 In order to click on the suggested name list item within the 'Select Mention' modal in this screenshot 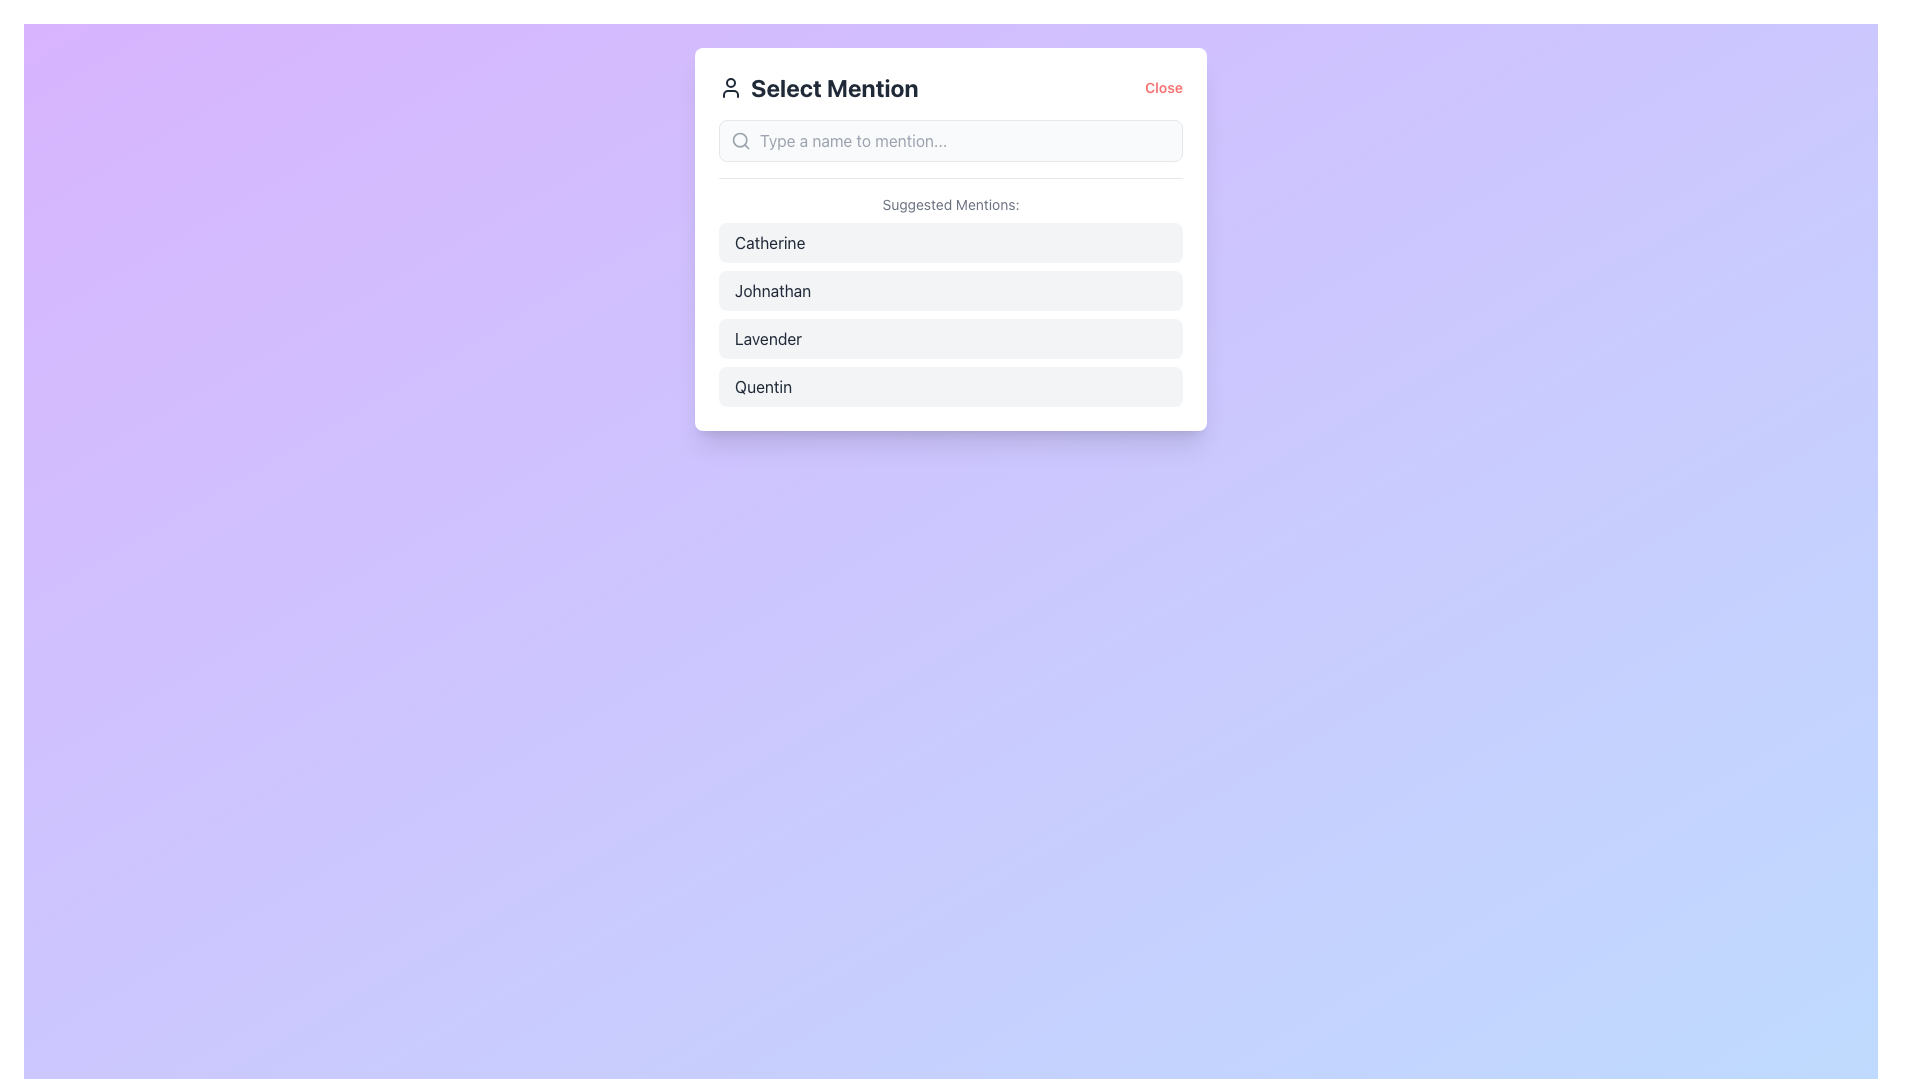, I will do `click(949, 315)`.